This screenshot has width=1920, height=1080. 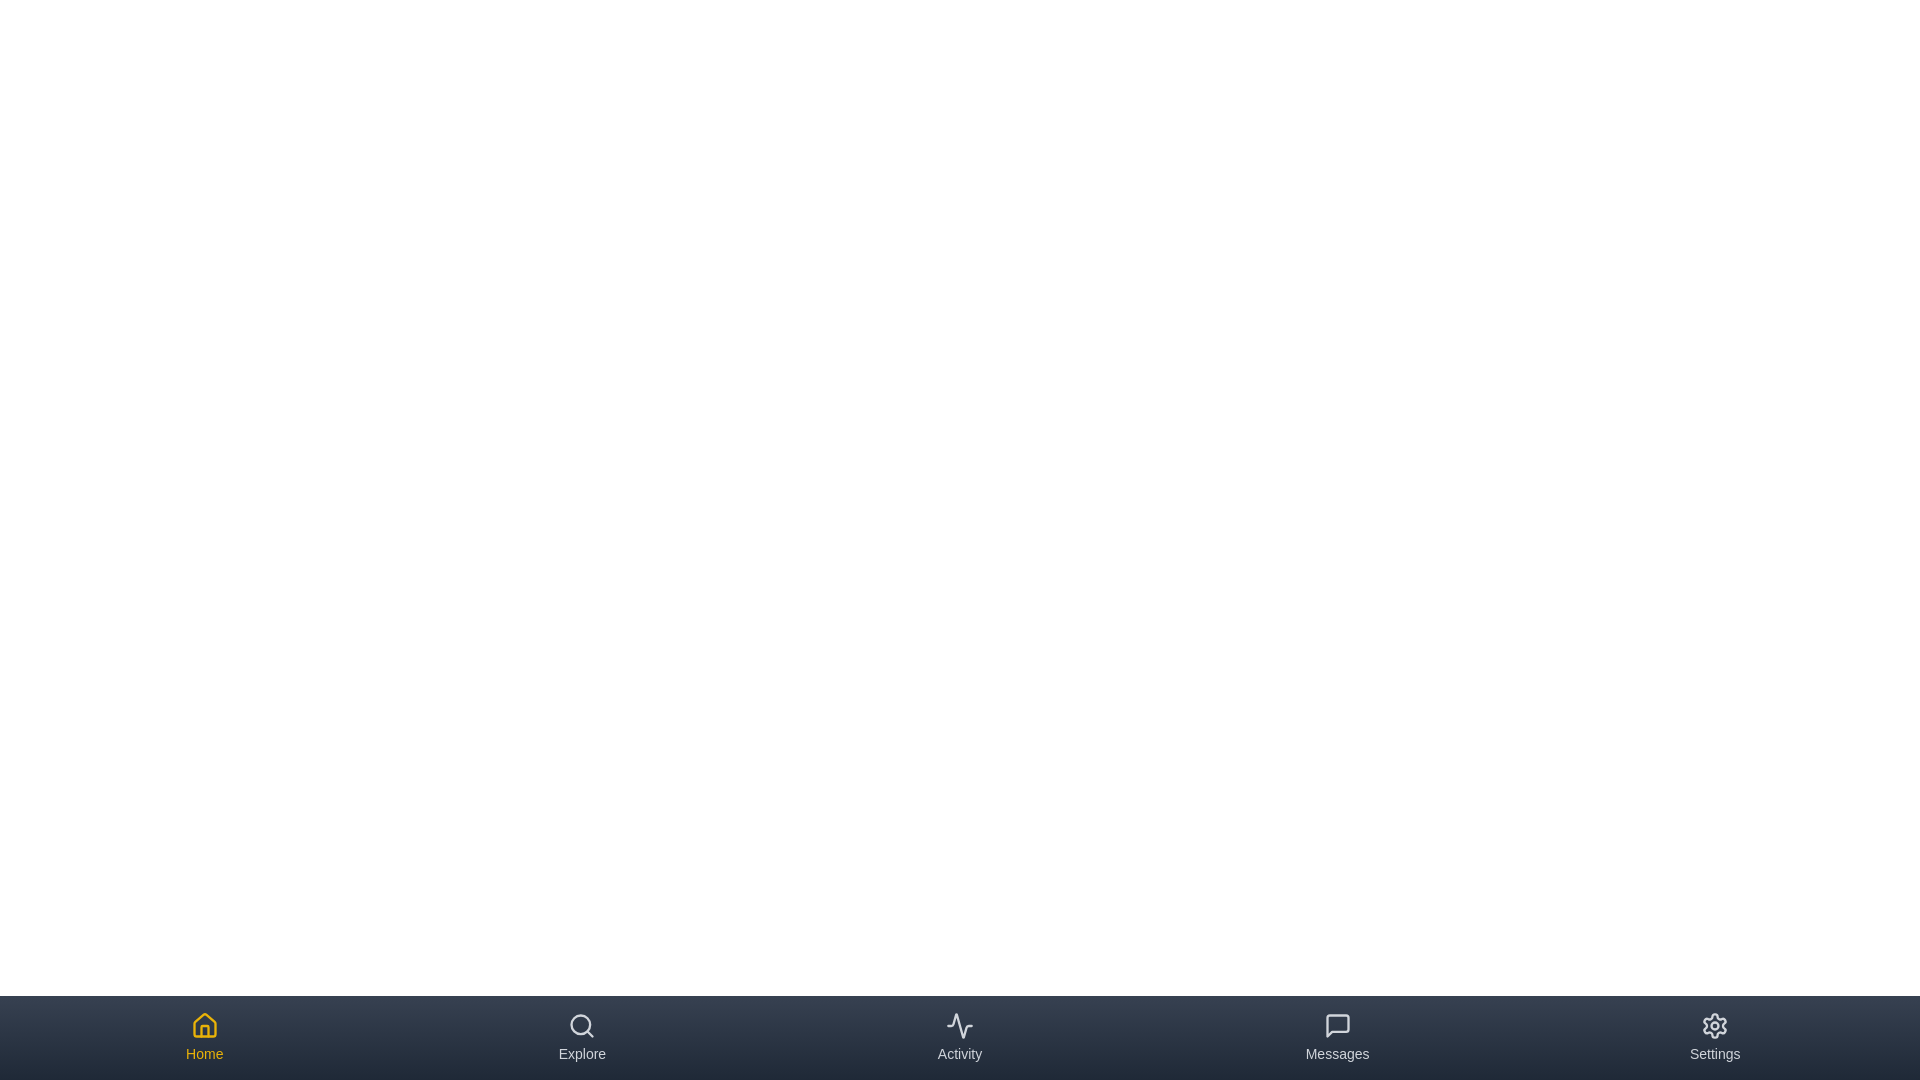 I want to click on the tab corresponding to Messages, so click(x=1338, y=1036).